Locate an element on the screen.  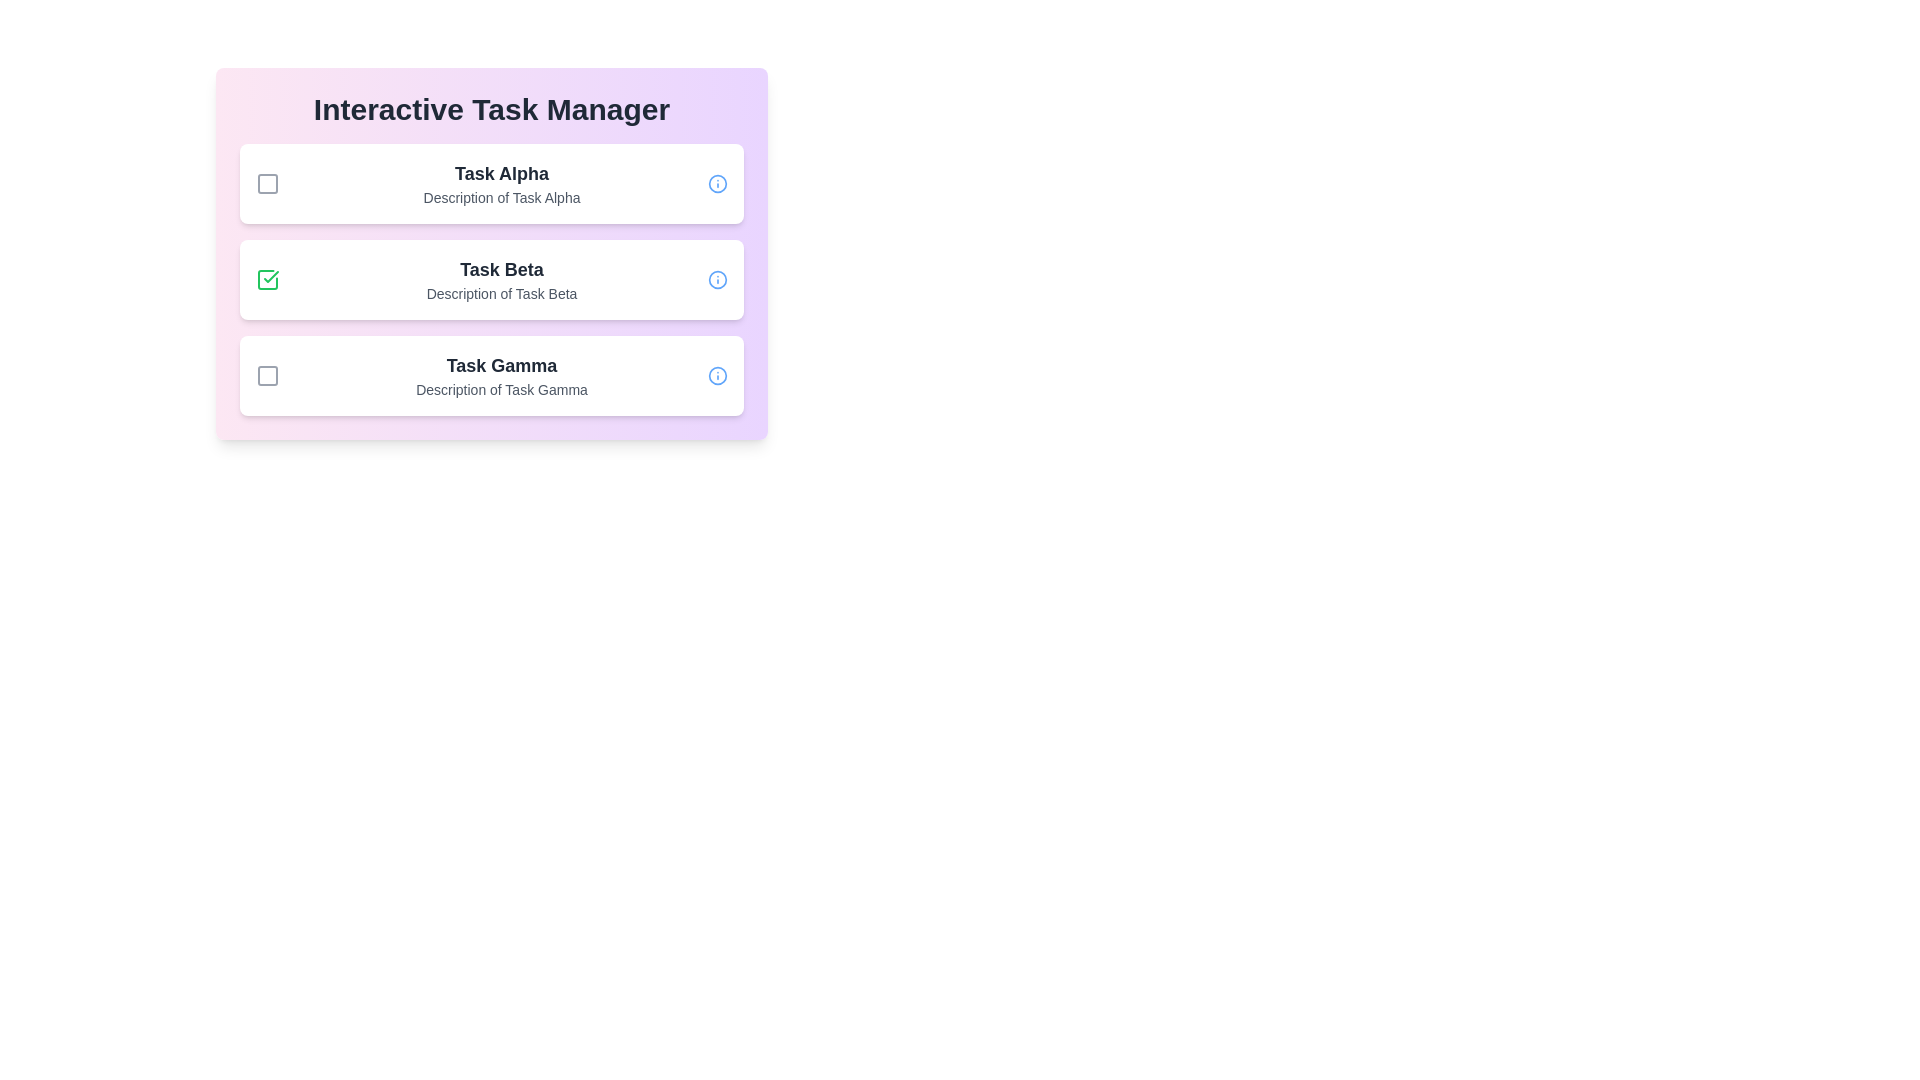
the info icon for the task identified by Task Gamma is located at coordinates (718, 375).